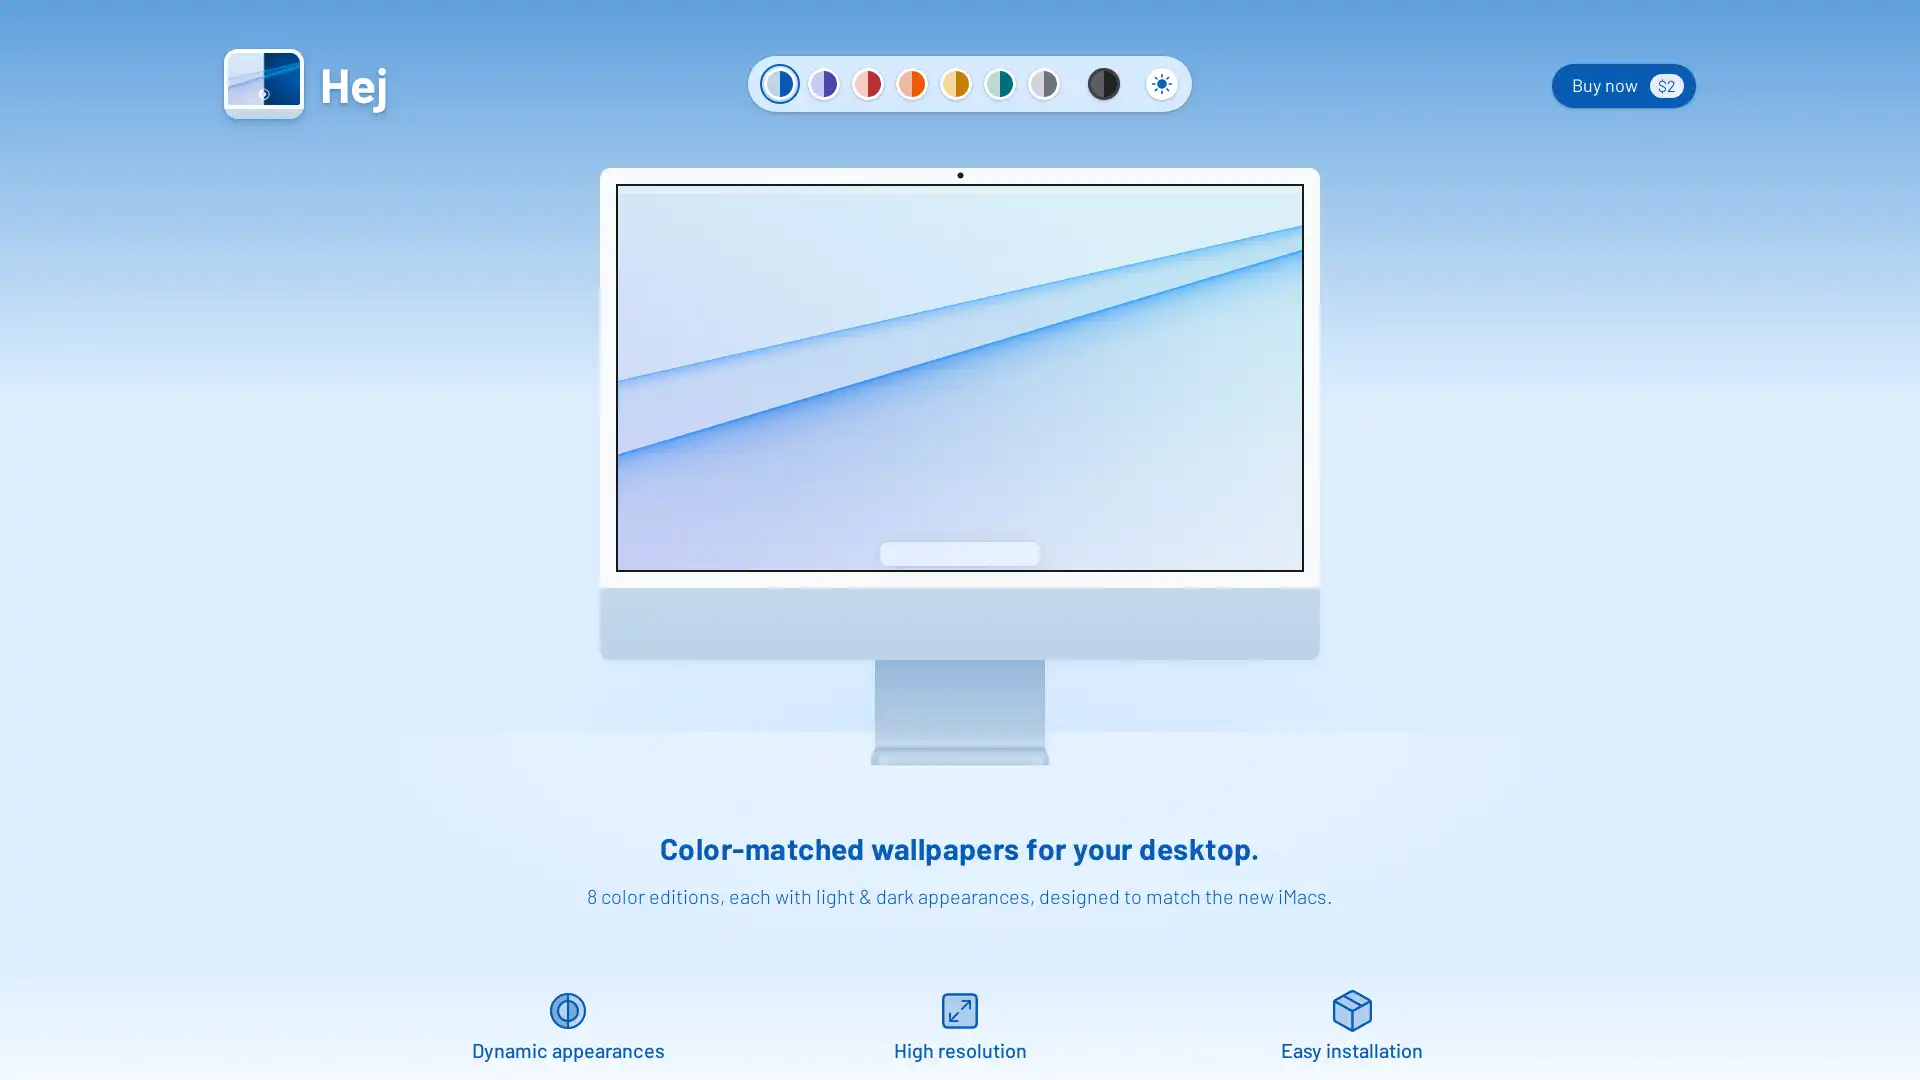 This screenshot has height=1080, width=1920. Describe the element at coordinates (778, 83) in the screenshot. I see `Set theme to blue` at that location.